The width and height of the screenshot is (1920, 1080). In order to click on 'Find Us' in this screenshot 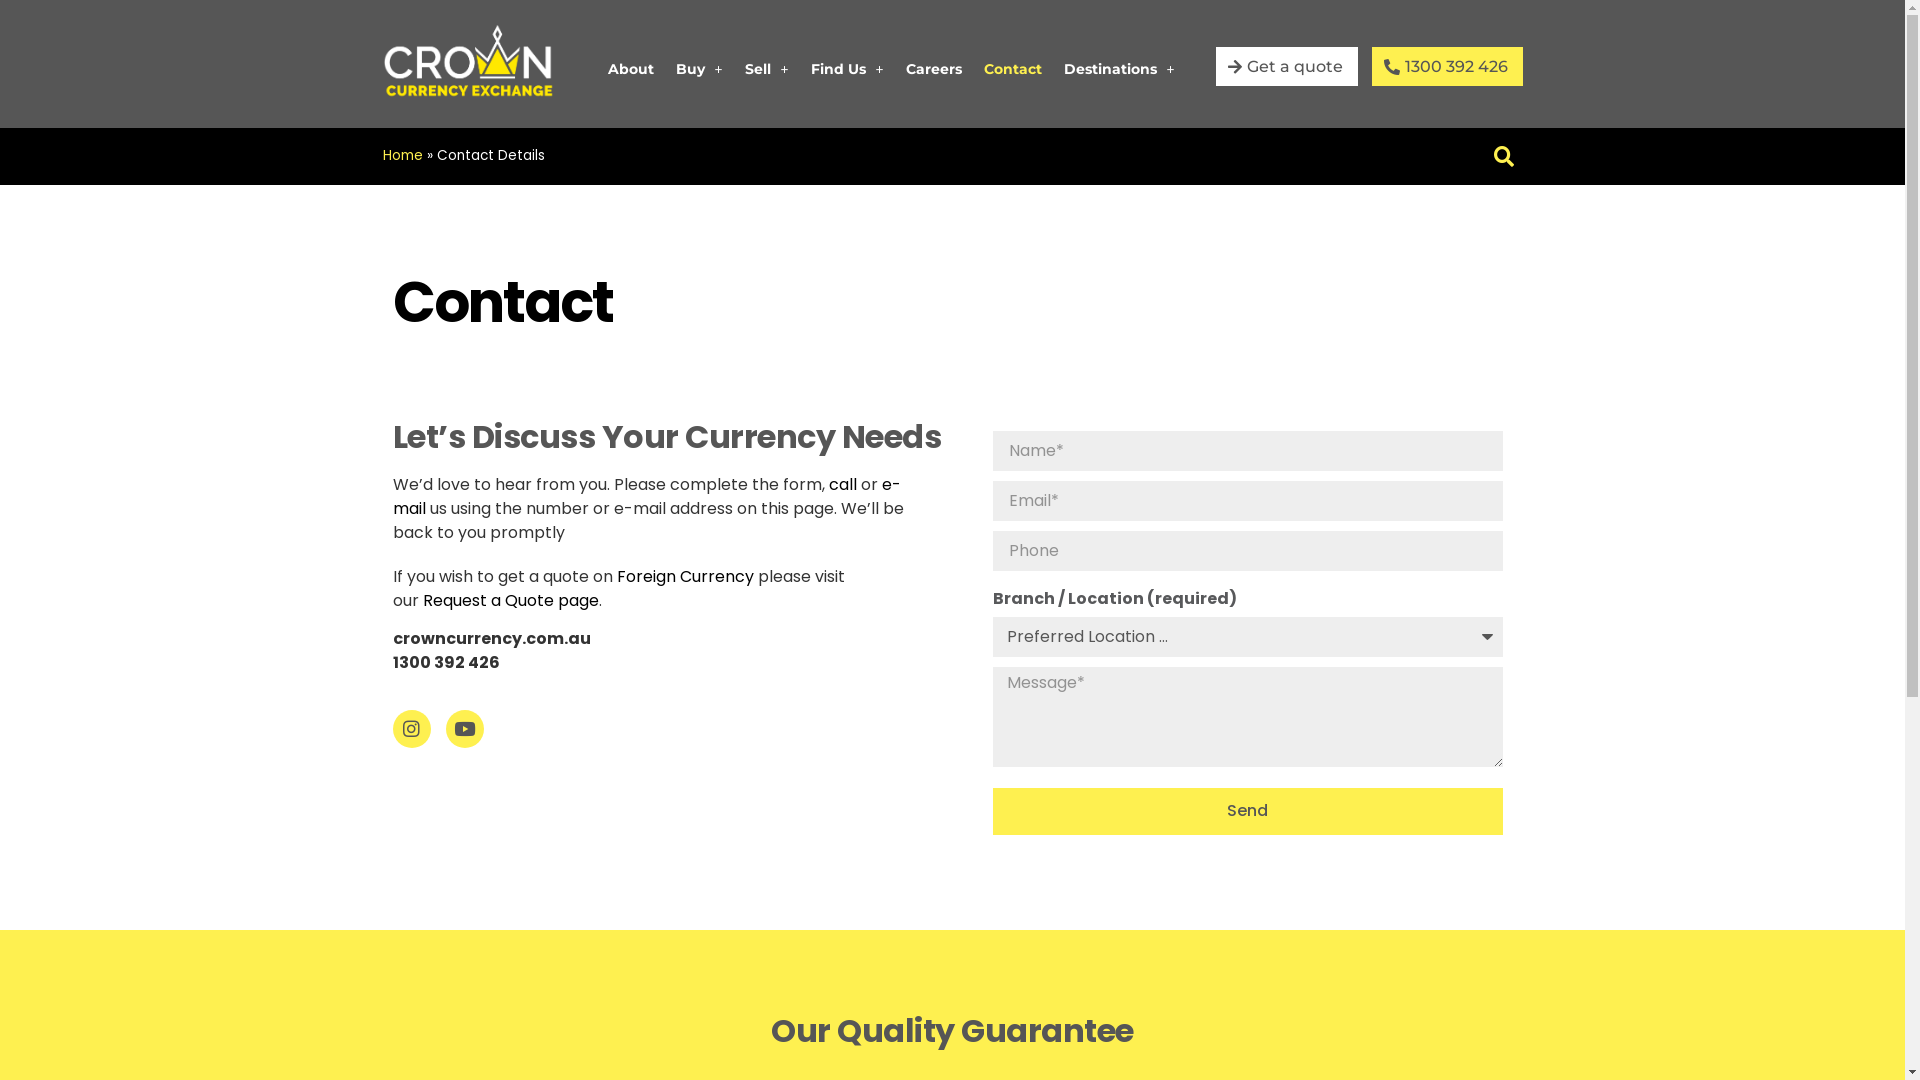, I will do `click(847, 68)`.